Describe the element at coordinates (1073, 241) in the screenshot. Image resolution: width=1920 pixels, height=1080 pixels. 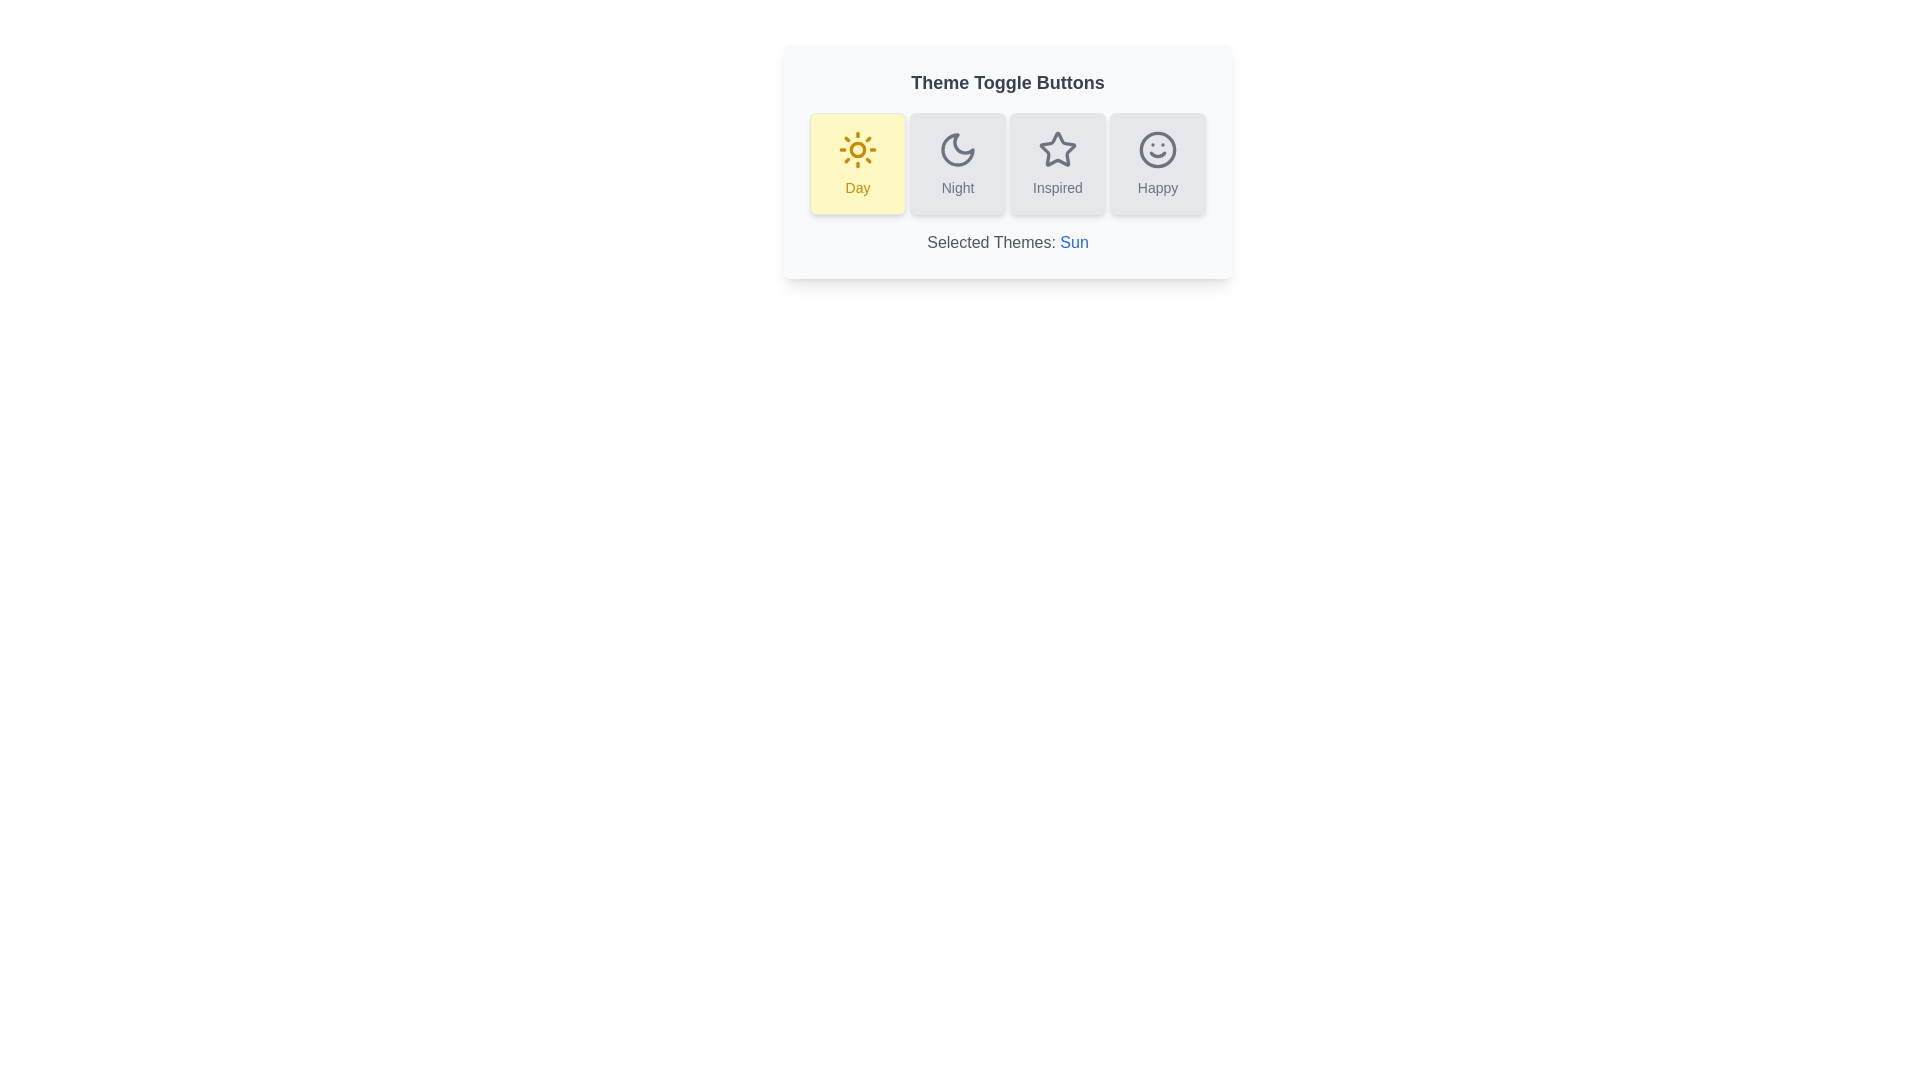
I see `the Text Label displaying the selected theme 'Sun' located within the statement 'Selected Themes: Sun' near the bottom section of the interface` at that location.